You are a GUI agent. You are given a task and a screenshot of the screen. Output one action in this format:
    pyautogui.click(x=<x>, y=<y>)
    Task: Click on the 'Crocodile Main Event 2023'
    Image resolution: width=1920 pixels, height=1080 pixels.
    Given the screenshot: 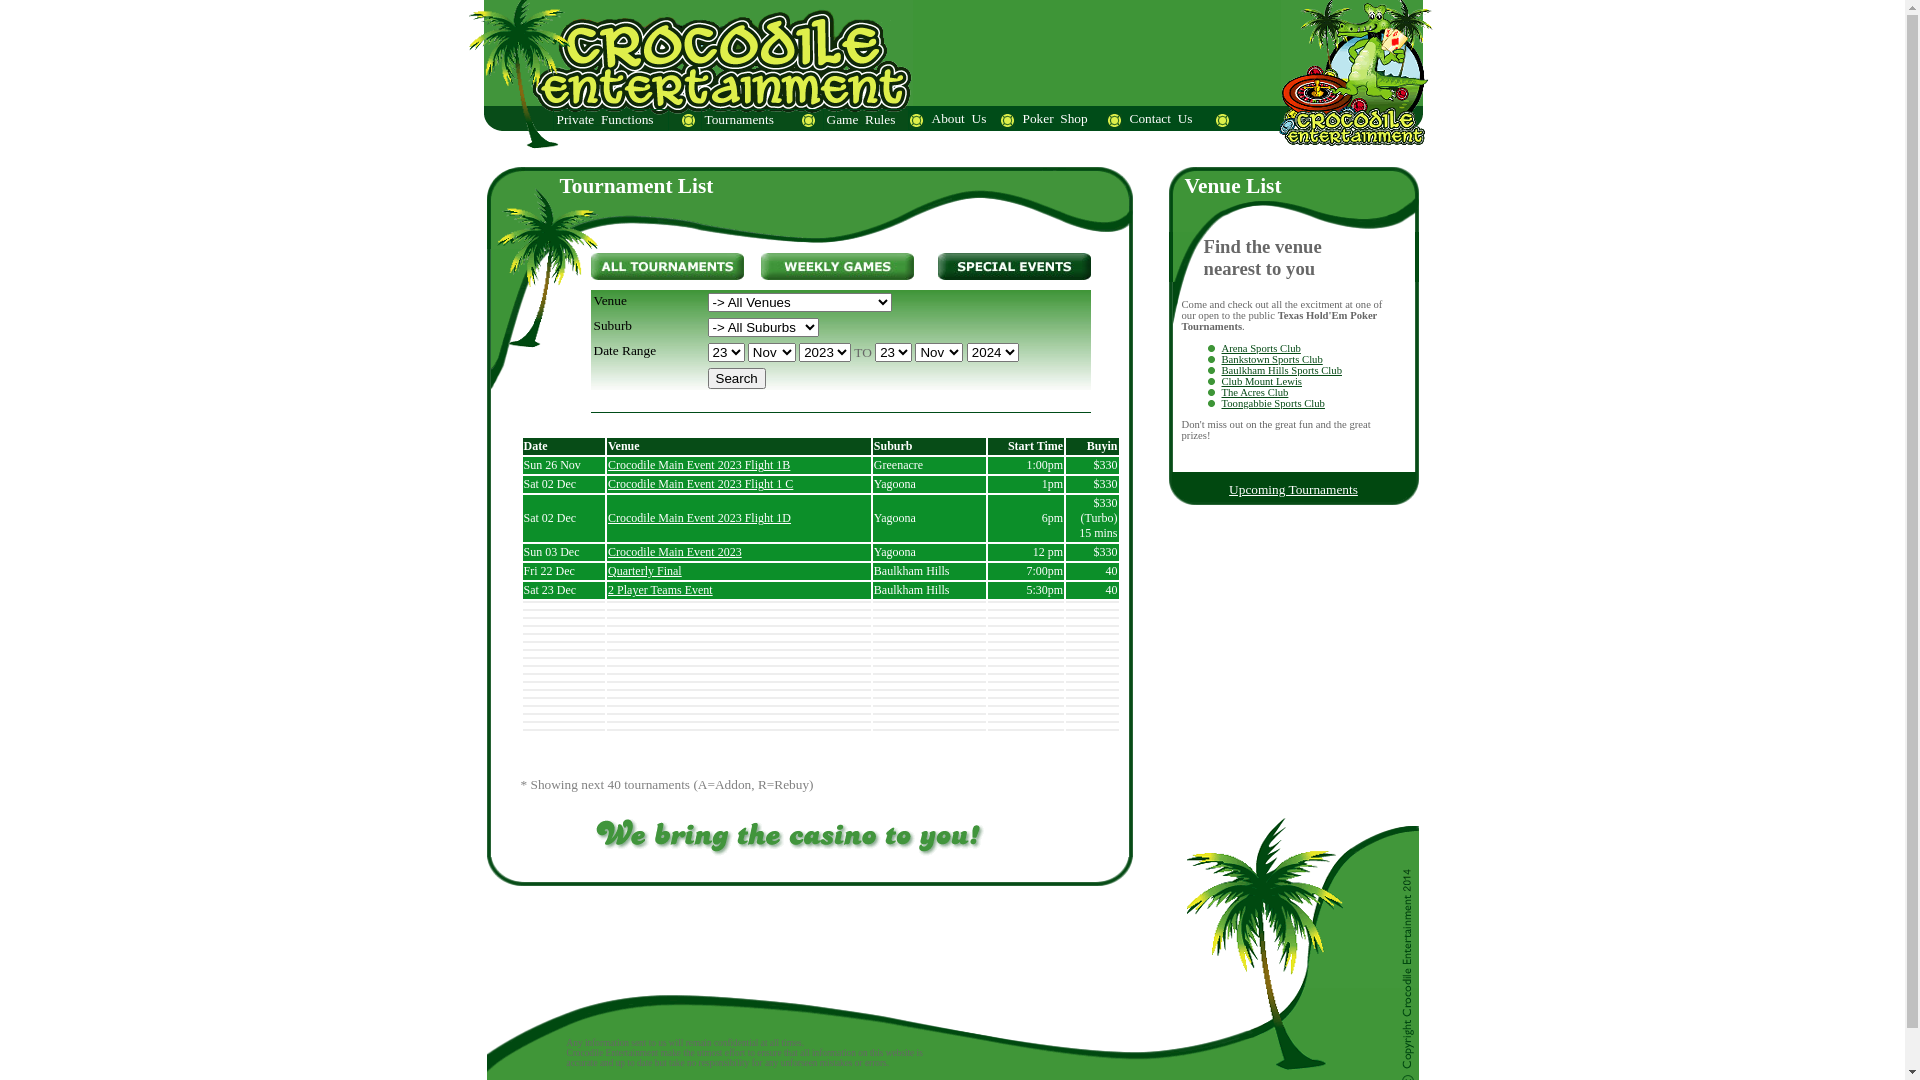 What is the action you would take?
    pyautogui.click(x=675, y=551)
    